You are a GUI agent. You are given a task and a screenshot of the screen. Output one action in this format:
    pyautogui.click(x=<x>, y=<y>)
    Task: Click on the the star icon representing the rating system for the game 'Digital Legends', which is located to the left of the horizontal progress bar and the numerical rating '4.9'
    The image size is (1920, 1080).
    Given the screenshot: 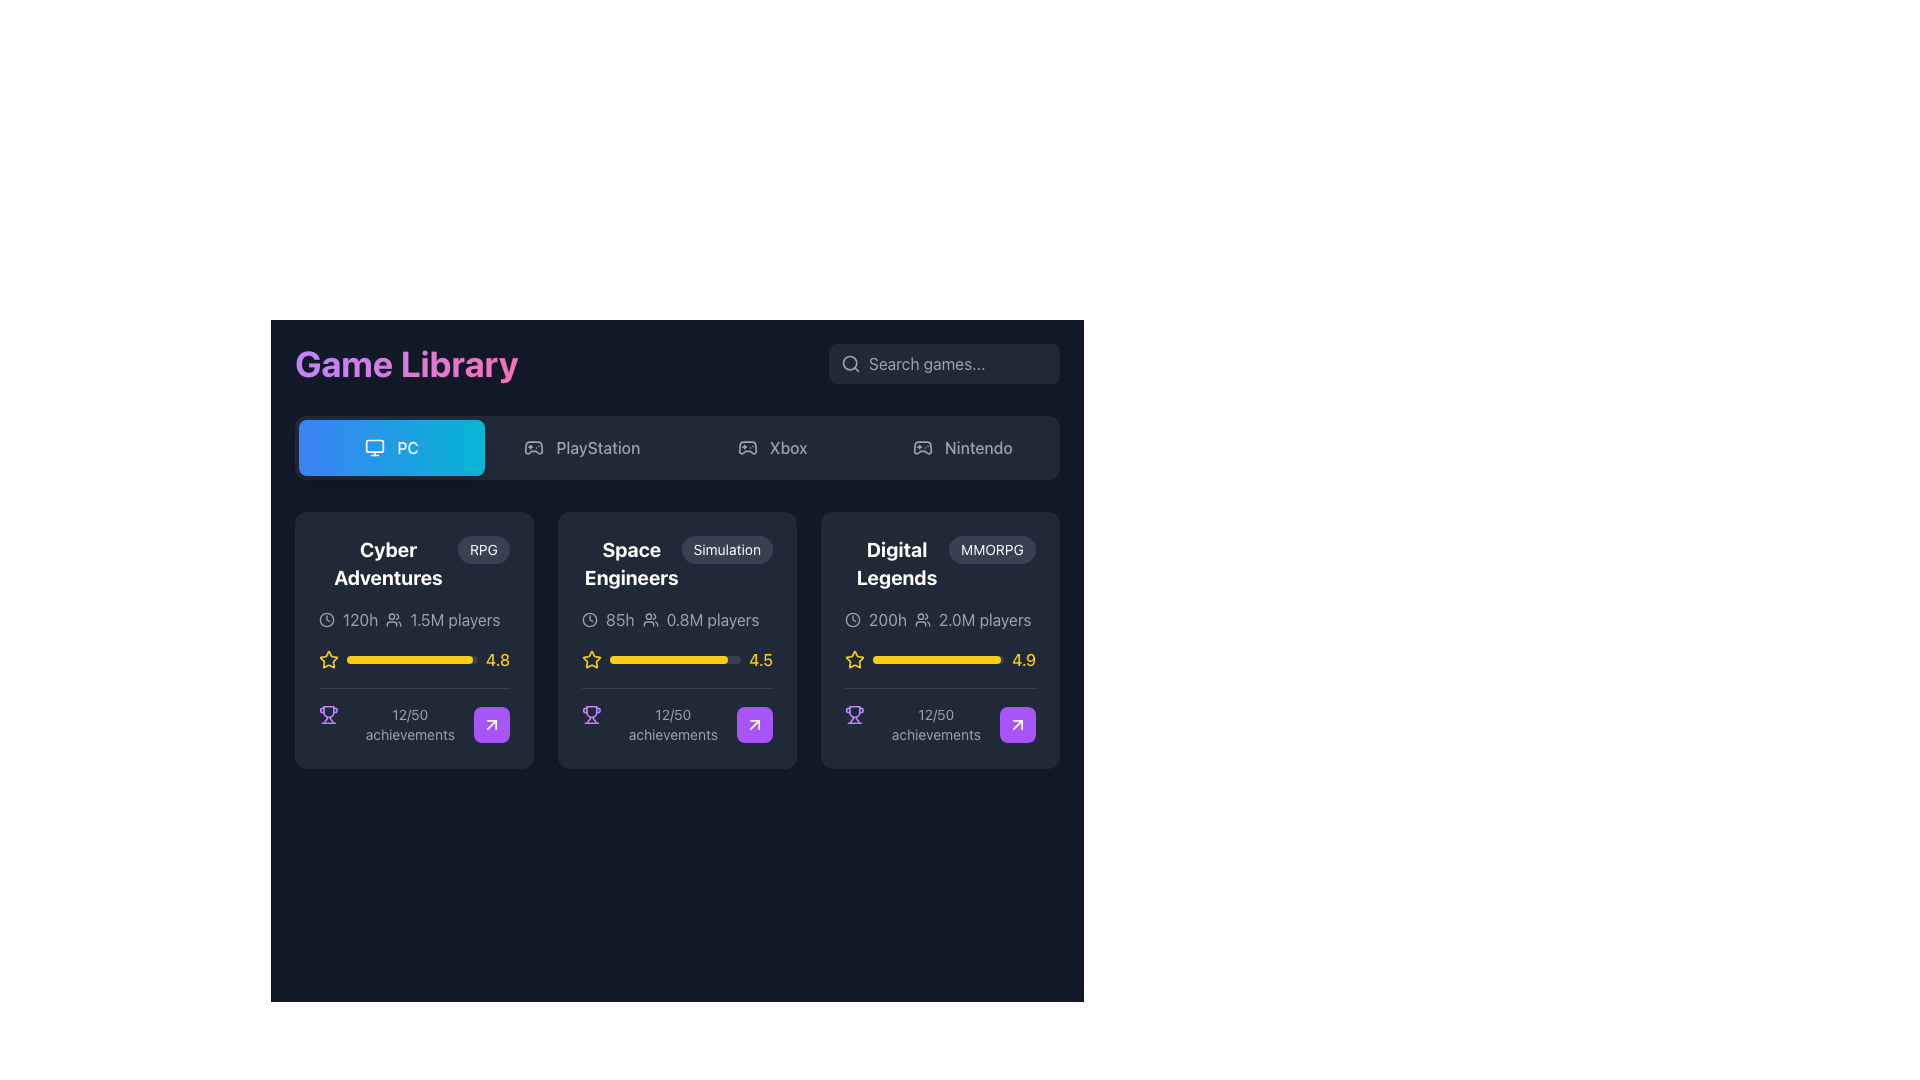 What is the action you would take?
    pyautogui.click(x=854, y=659)
    